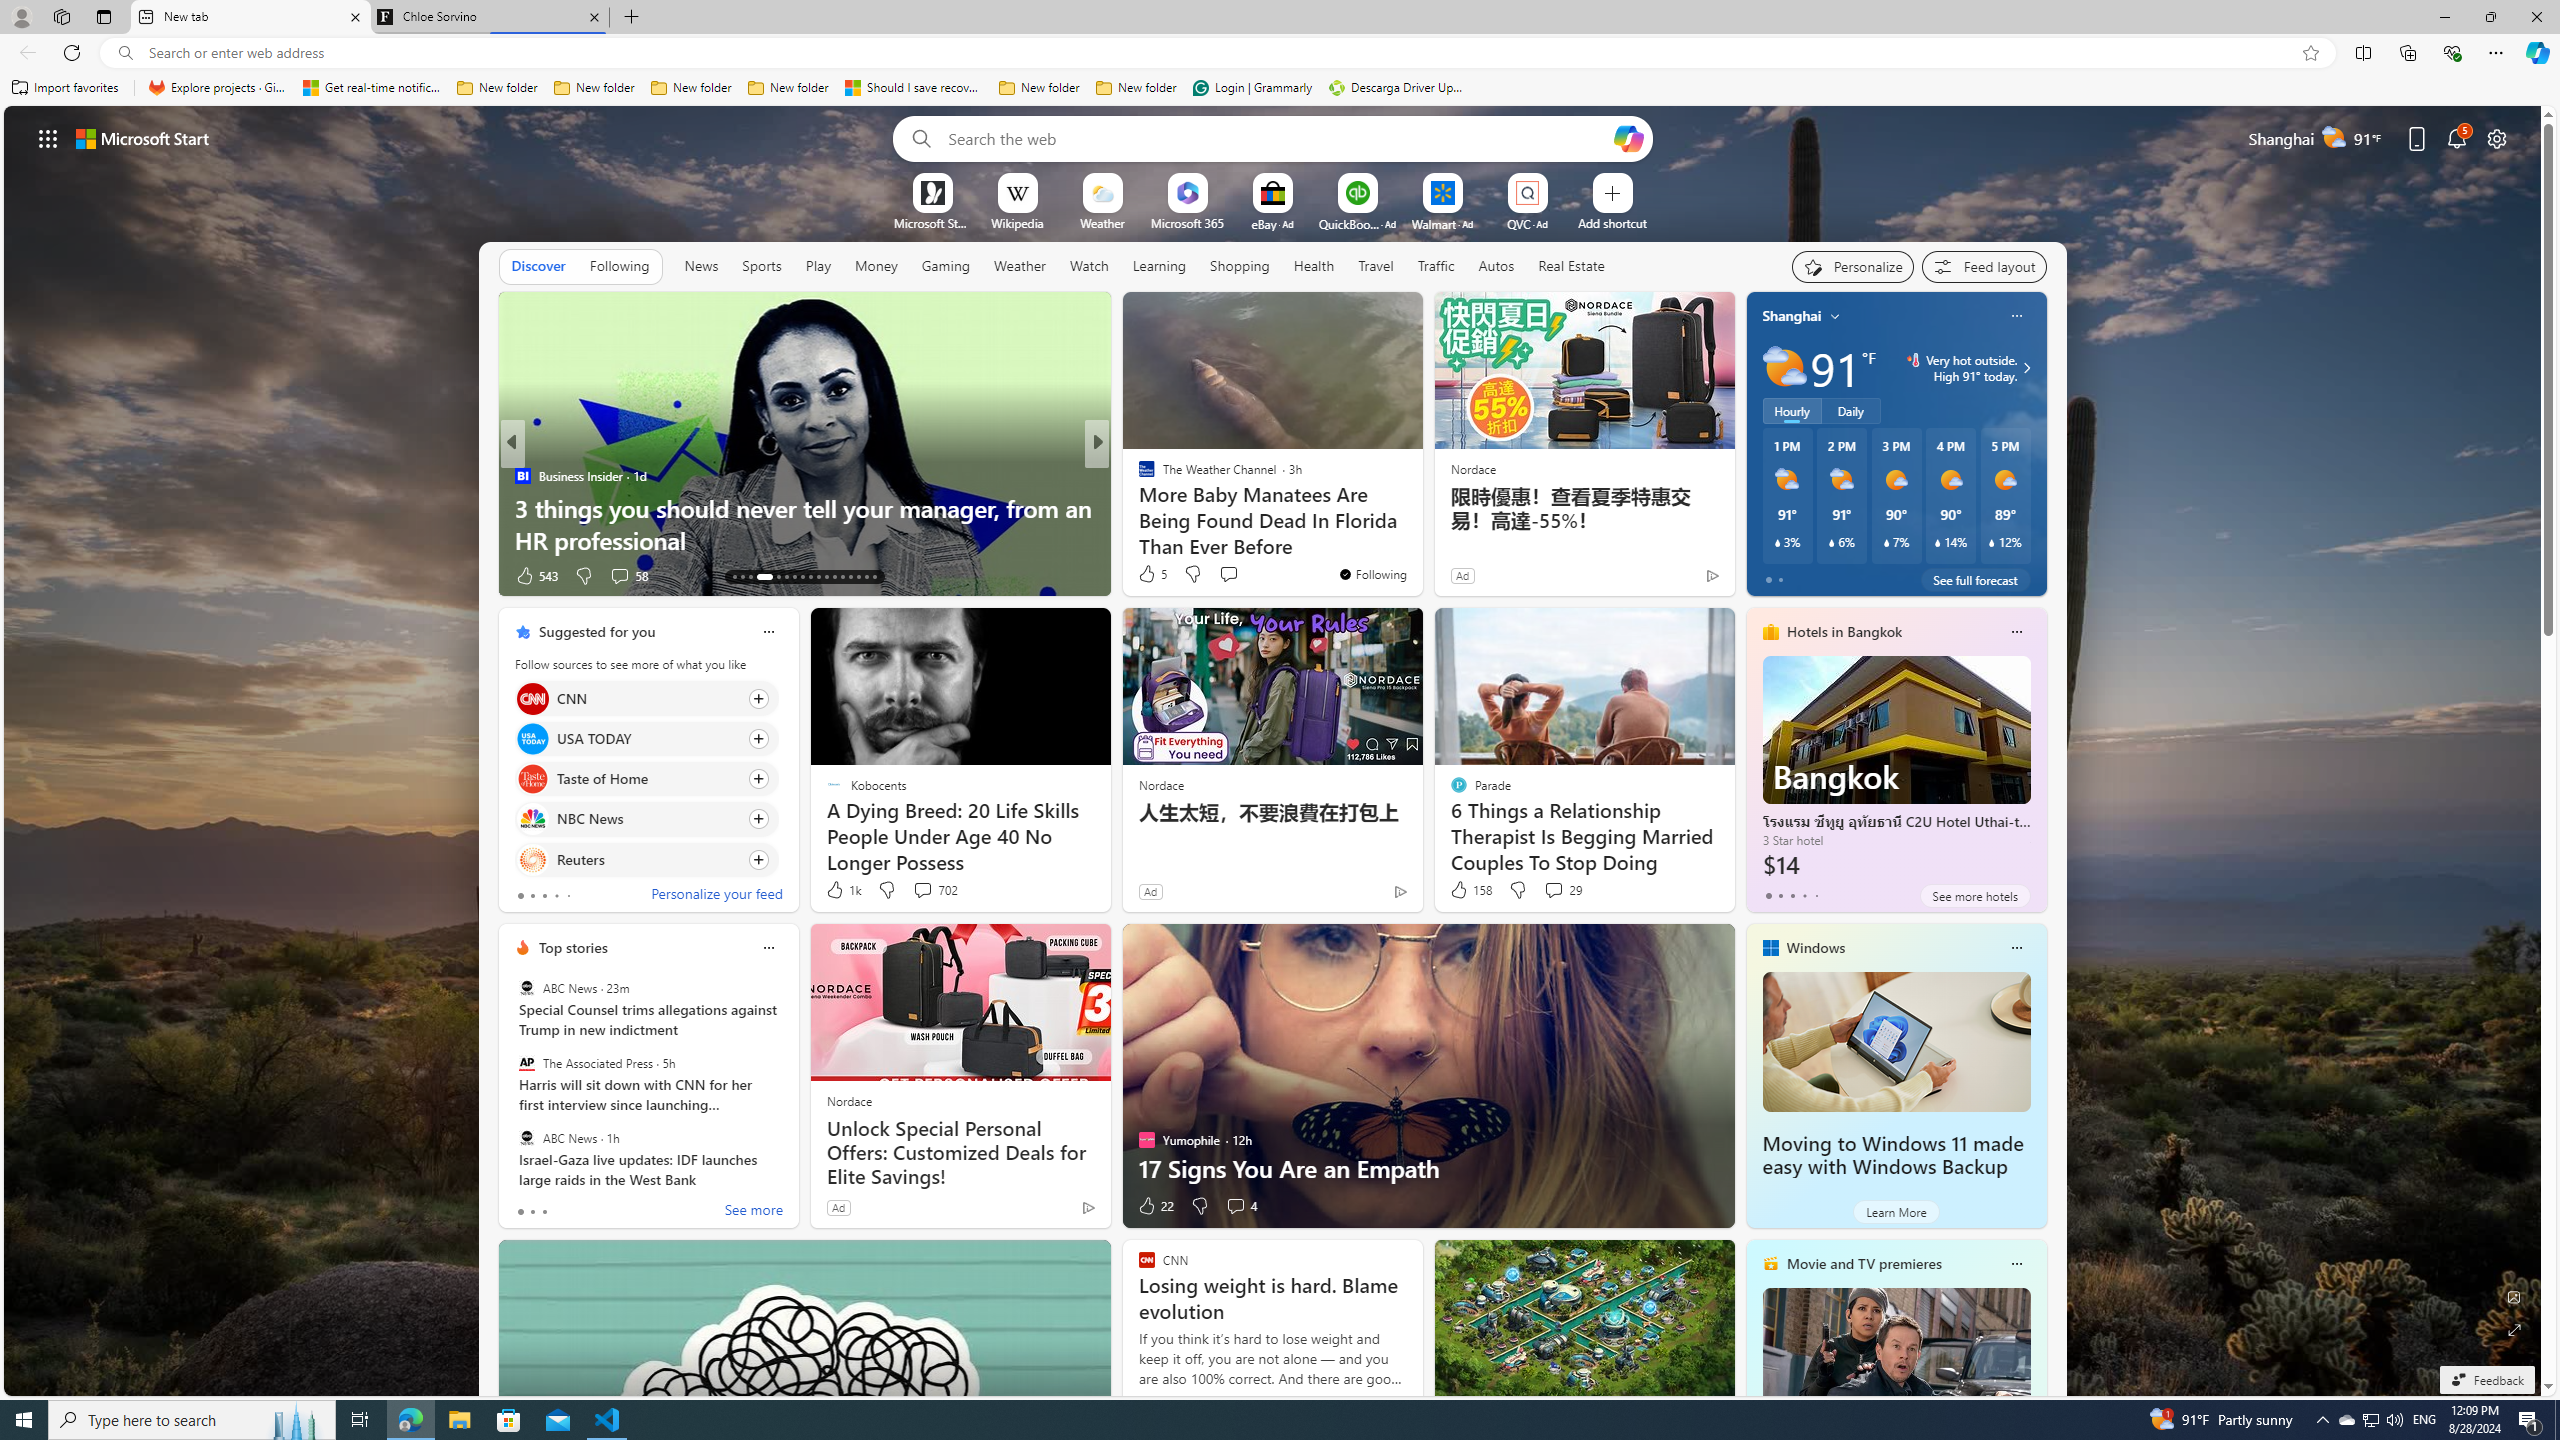 The width and height of the screenshot is (2560, 1440). What do you see at coordinates (1769, 631) in the screenshot?
I see `'hotels-header-icon'` at bounding box center [1769, 631].